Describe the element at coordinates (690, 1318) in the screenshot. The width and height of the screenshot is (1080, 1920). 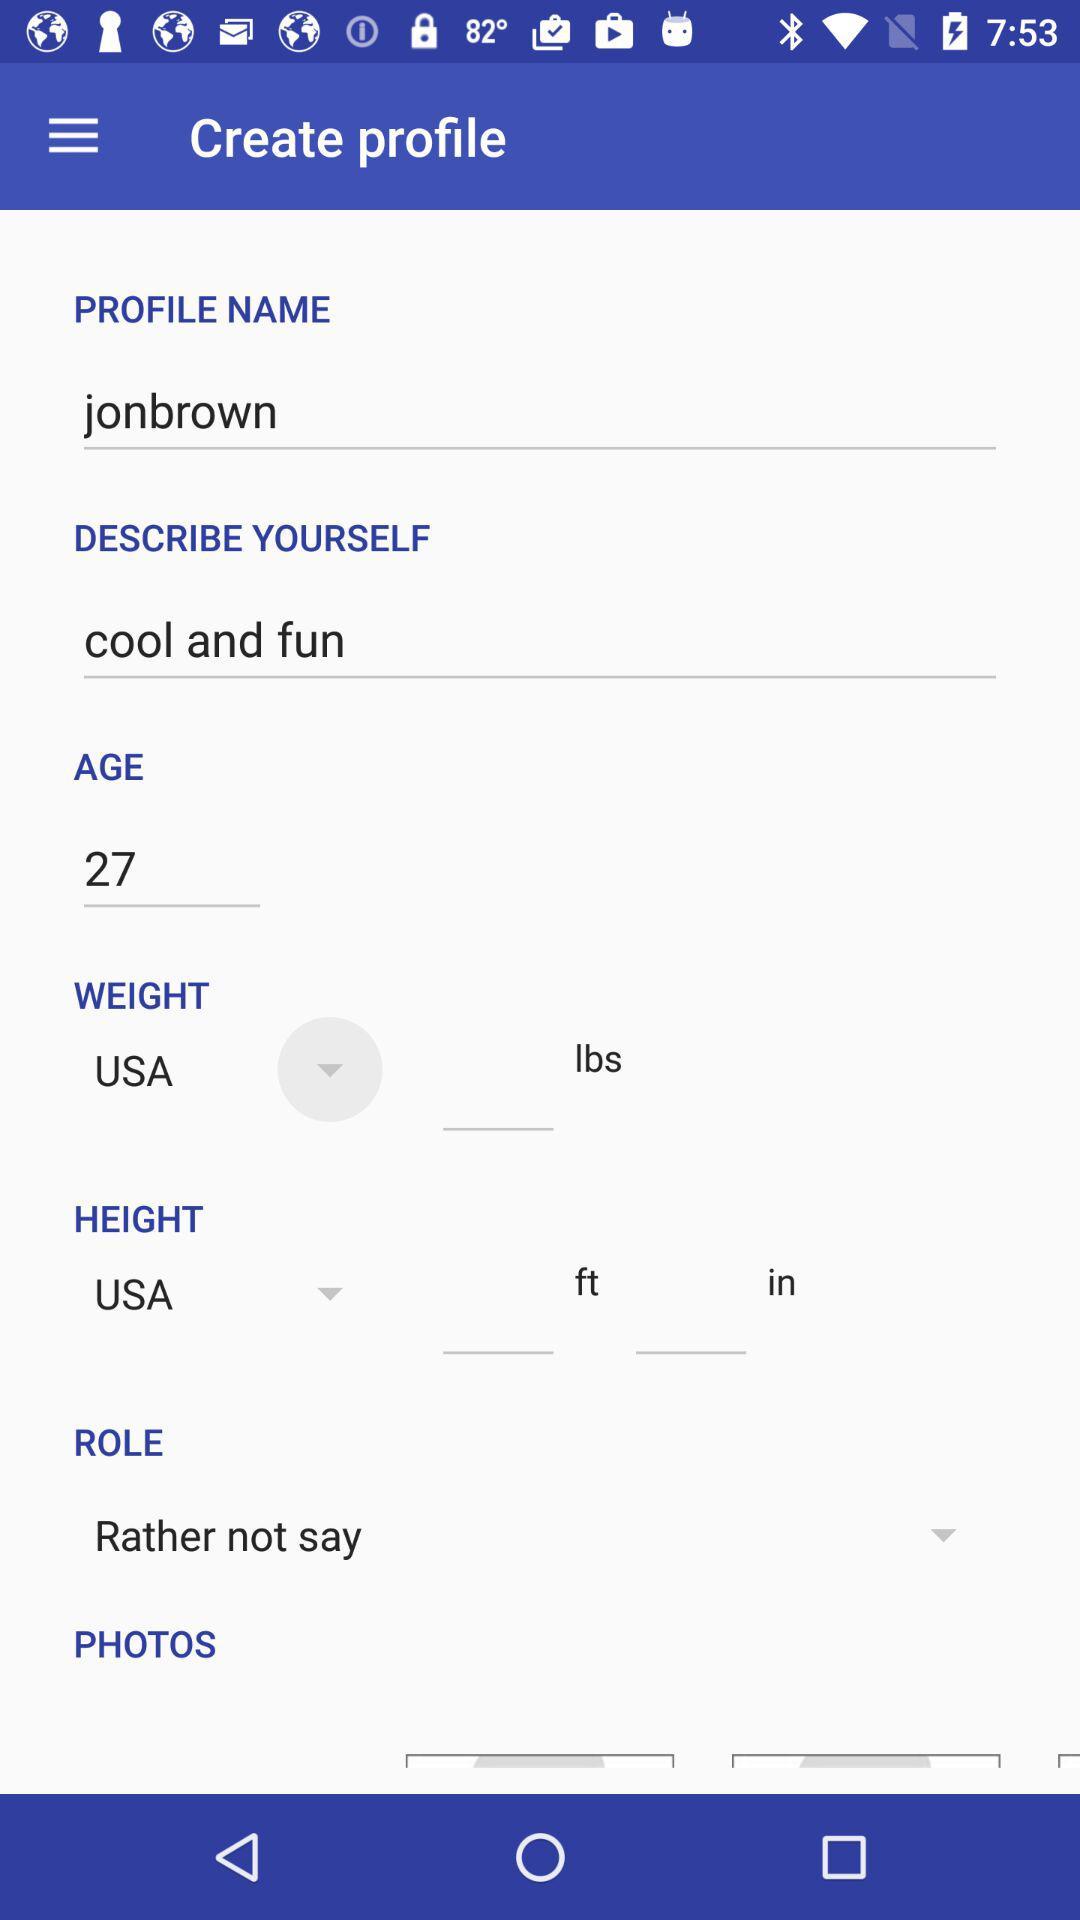
I see `inches` at that location.